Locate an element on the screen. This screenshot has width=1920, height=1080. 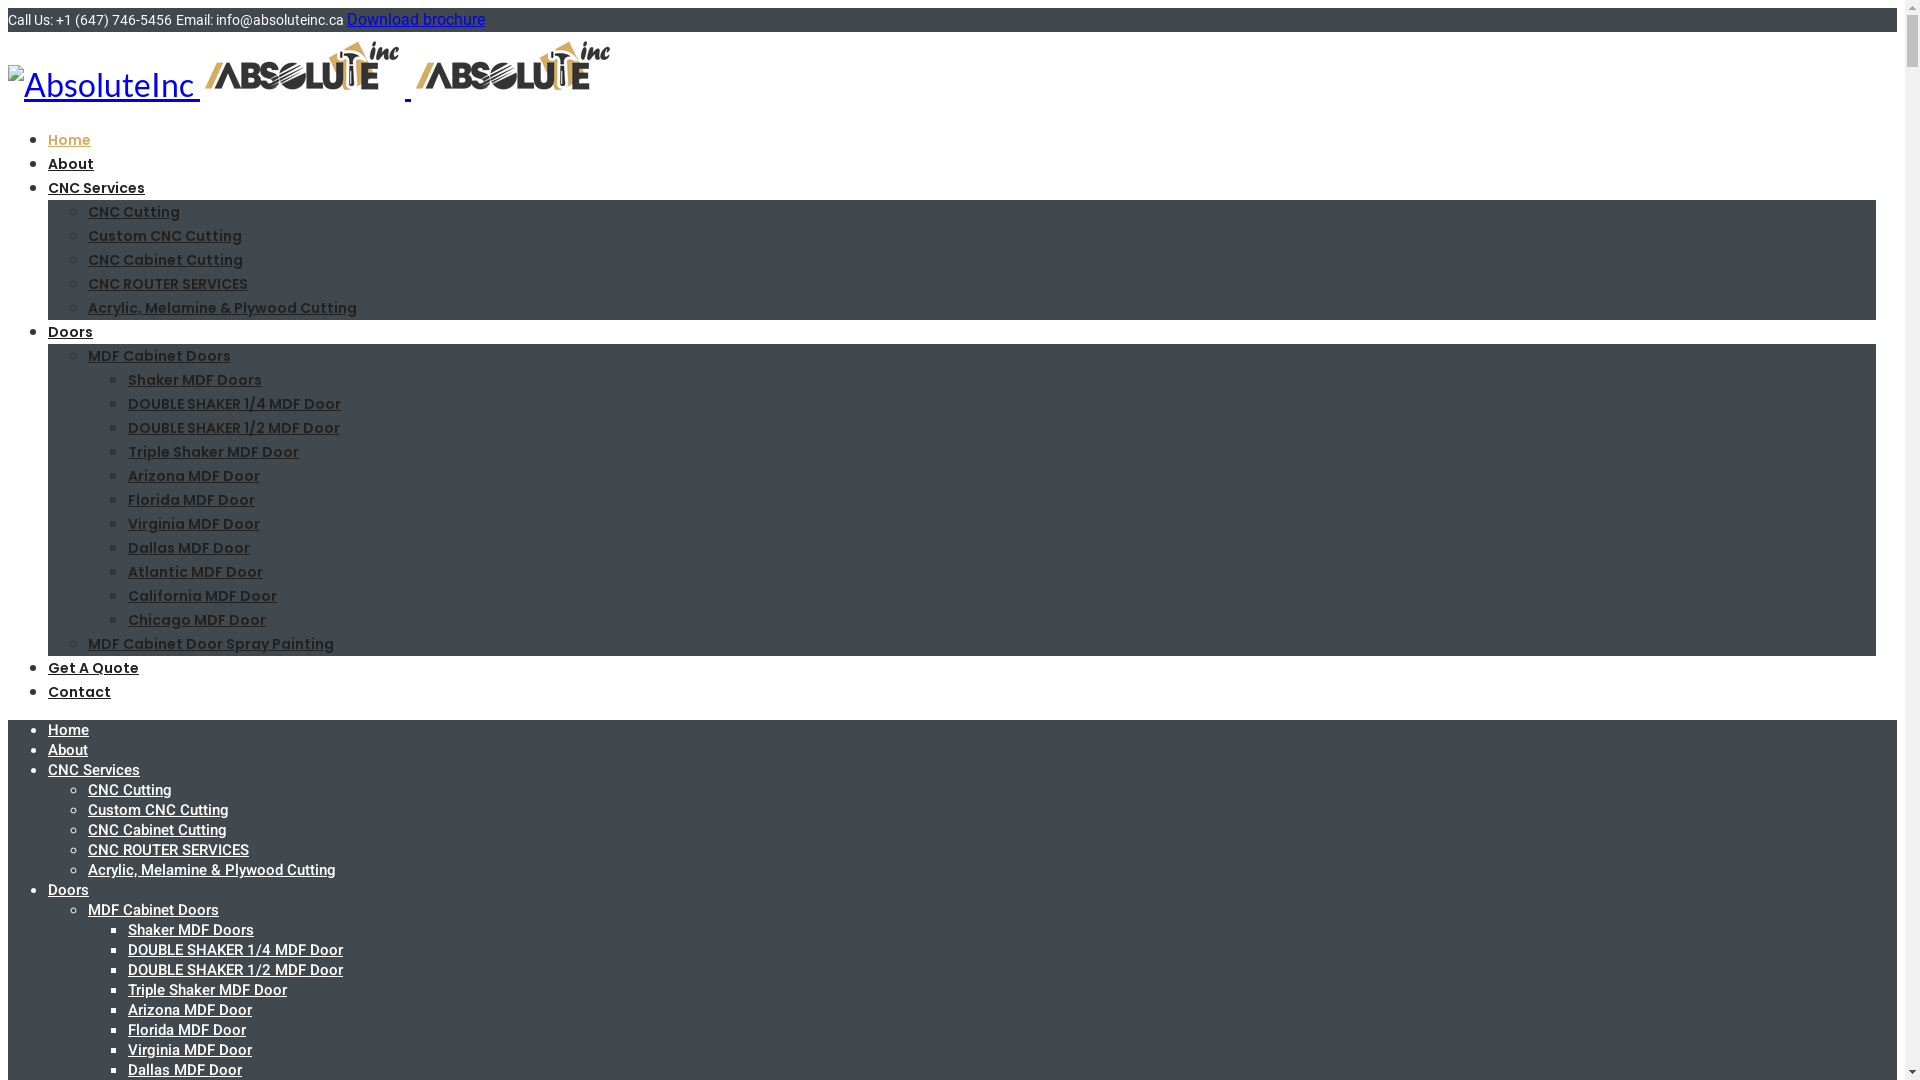
'Get A Quote' is located at coordinates (92, 667).